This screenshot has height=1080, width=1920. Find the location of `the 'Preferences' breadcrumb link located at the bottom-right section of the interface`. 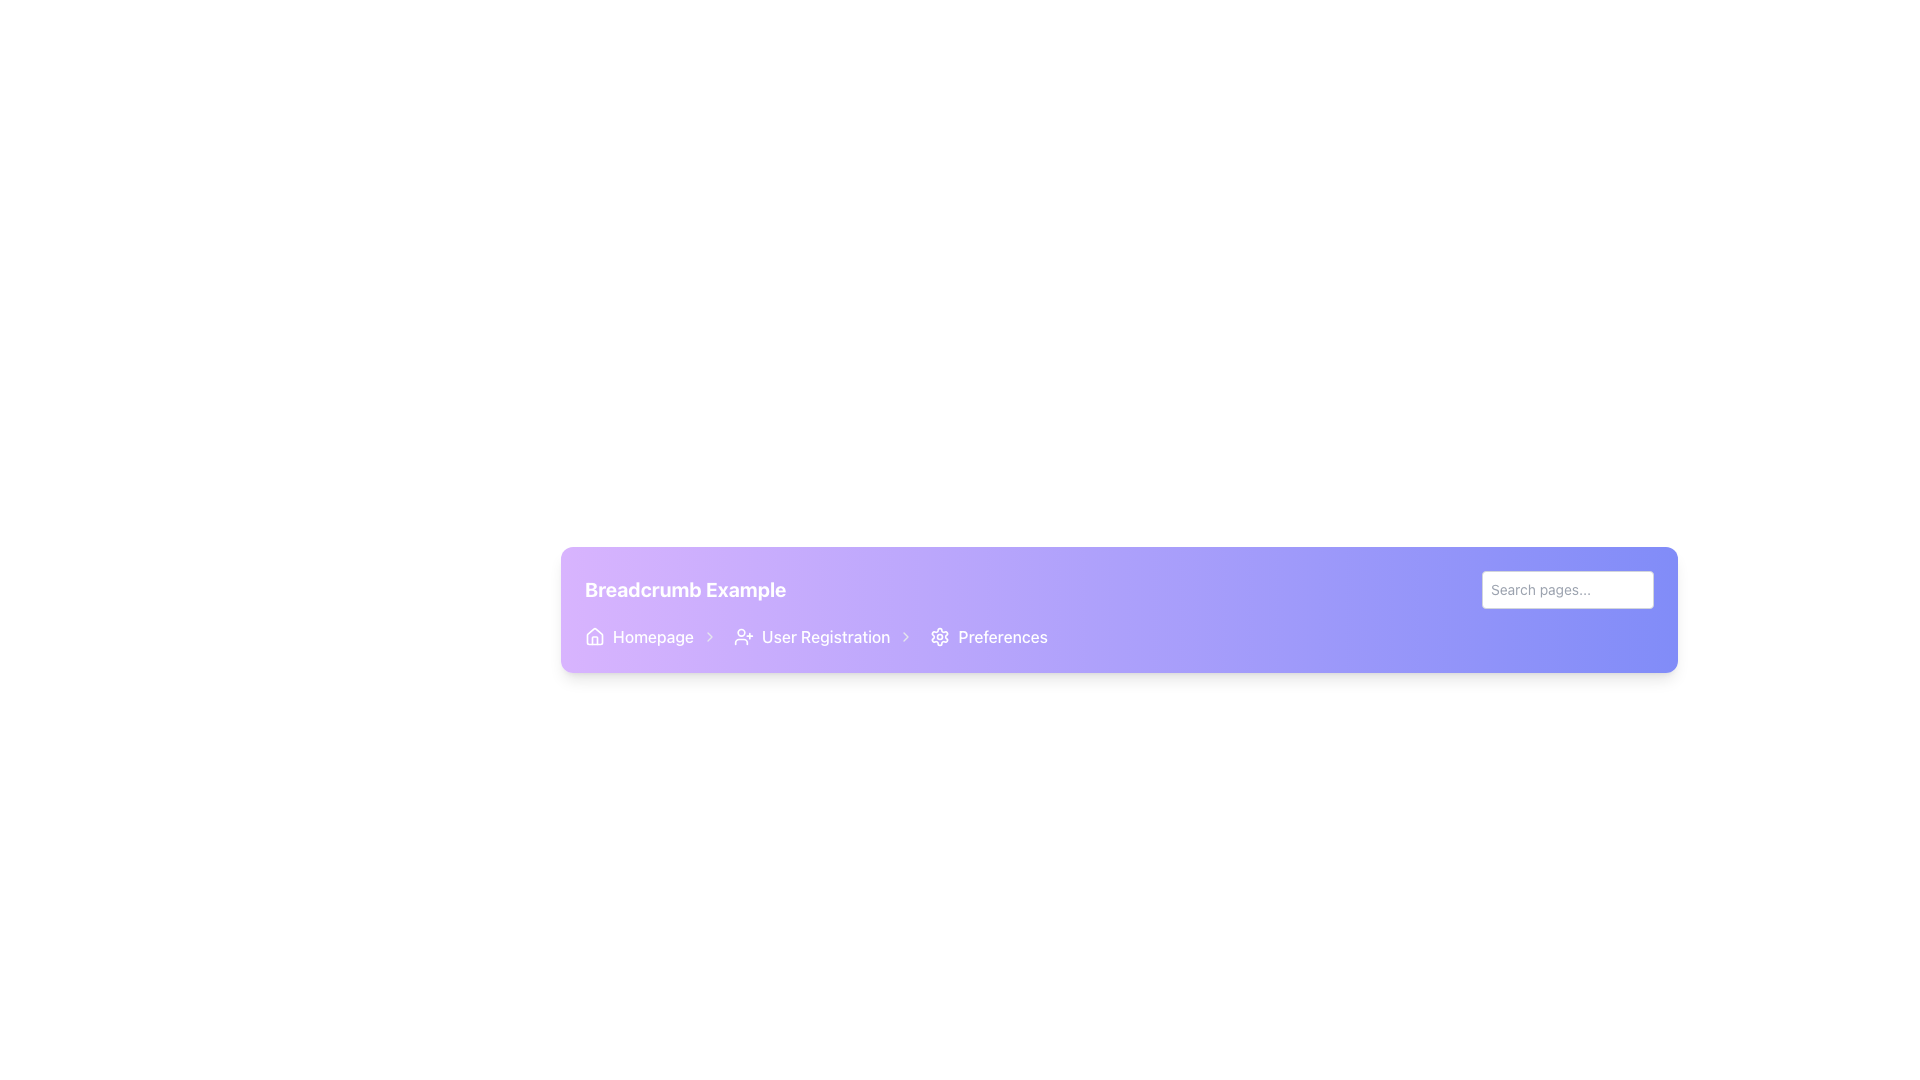

the 'Preferences' breadcrumb link located at the bottom-right section of the interface is located at coordinates (989, 636).